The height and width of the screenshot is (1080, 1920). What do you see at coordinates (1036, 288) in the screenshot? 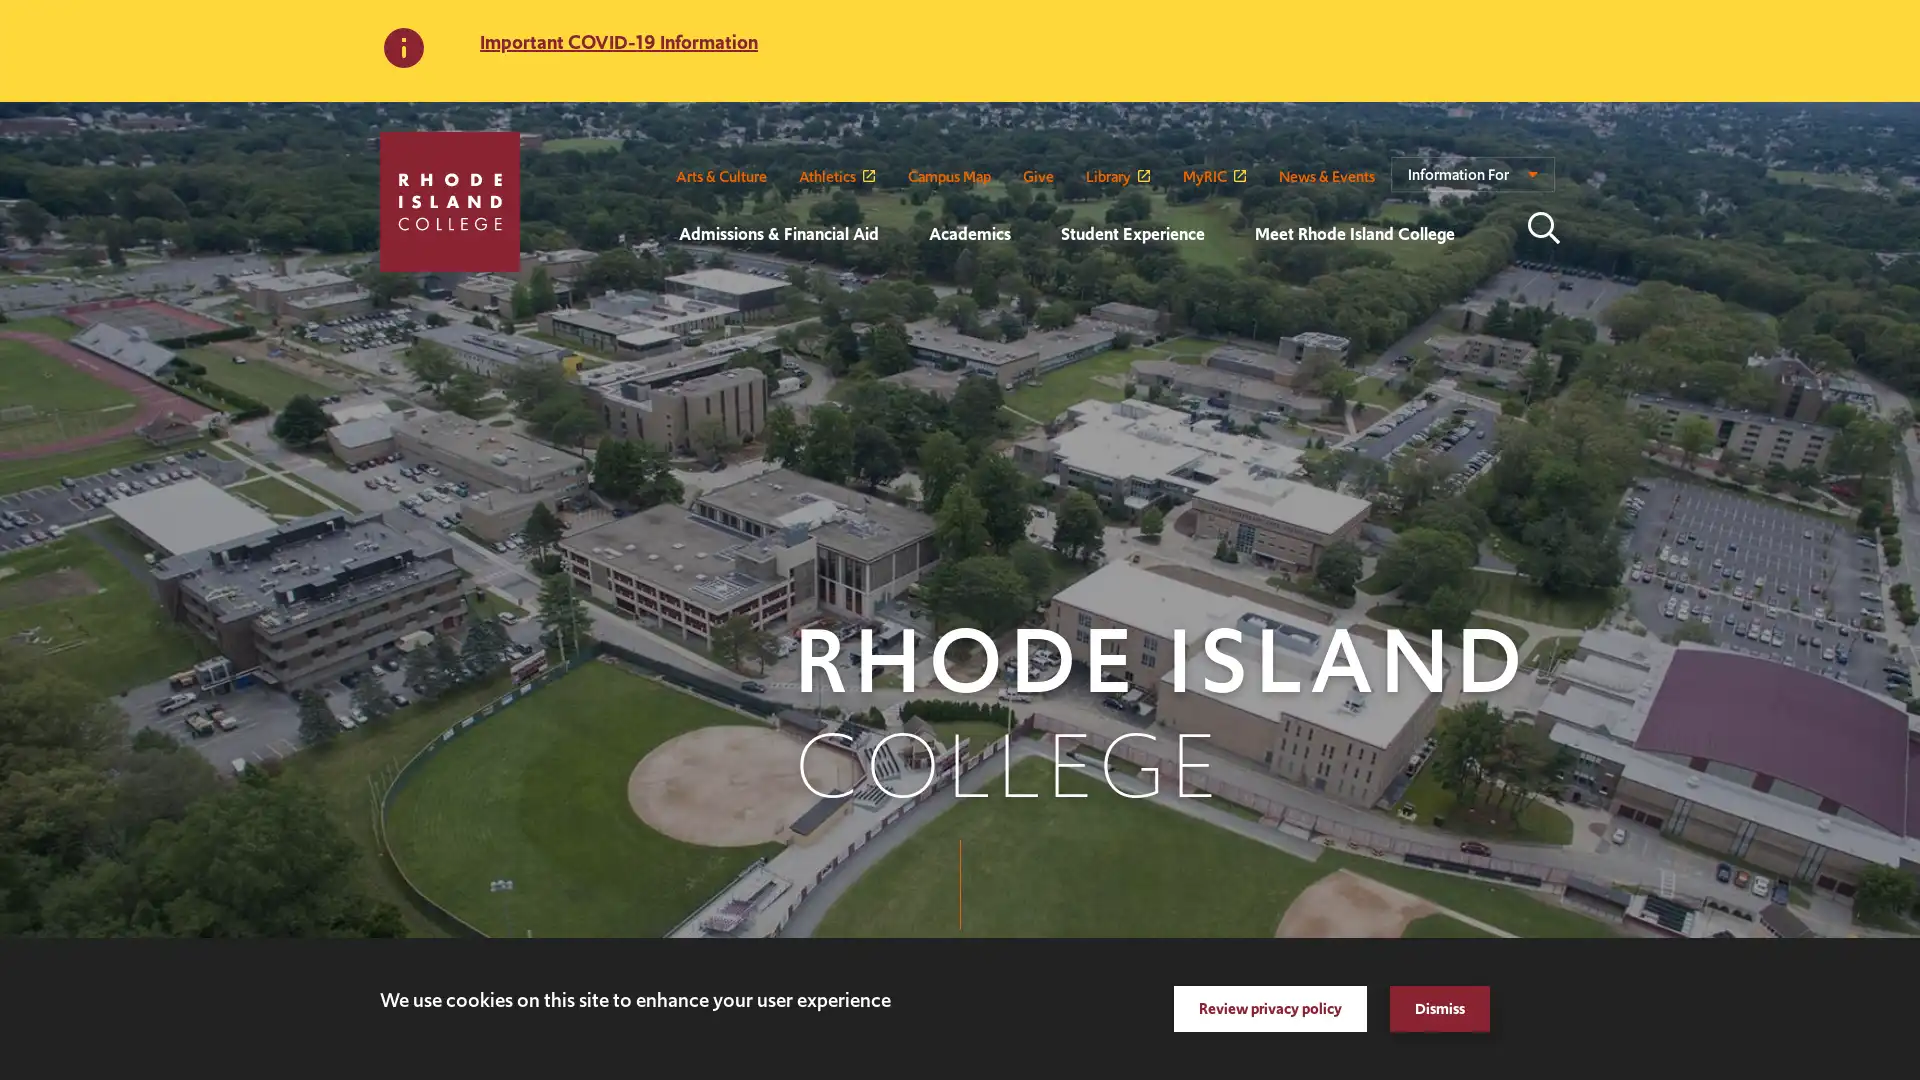
I see `Student Experience` at bounding box center [1036, 288].